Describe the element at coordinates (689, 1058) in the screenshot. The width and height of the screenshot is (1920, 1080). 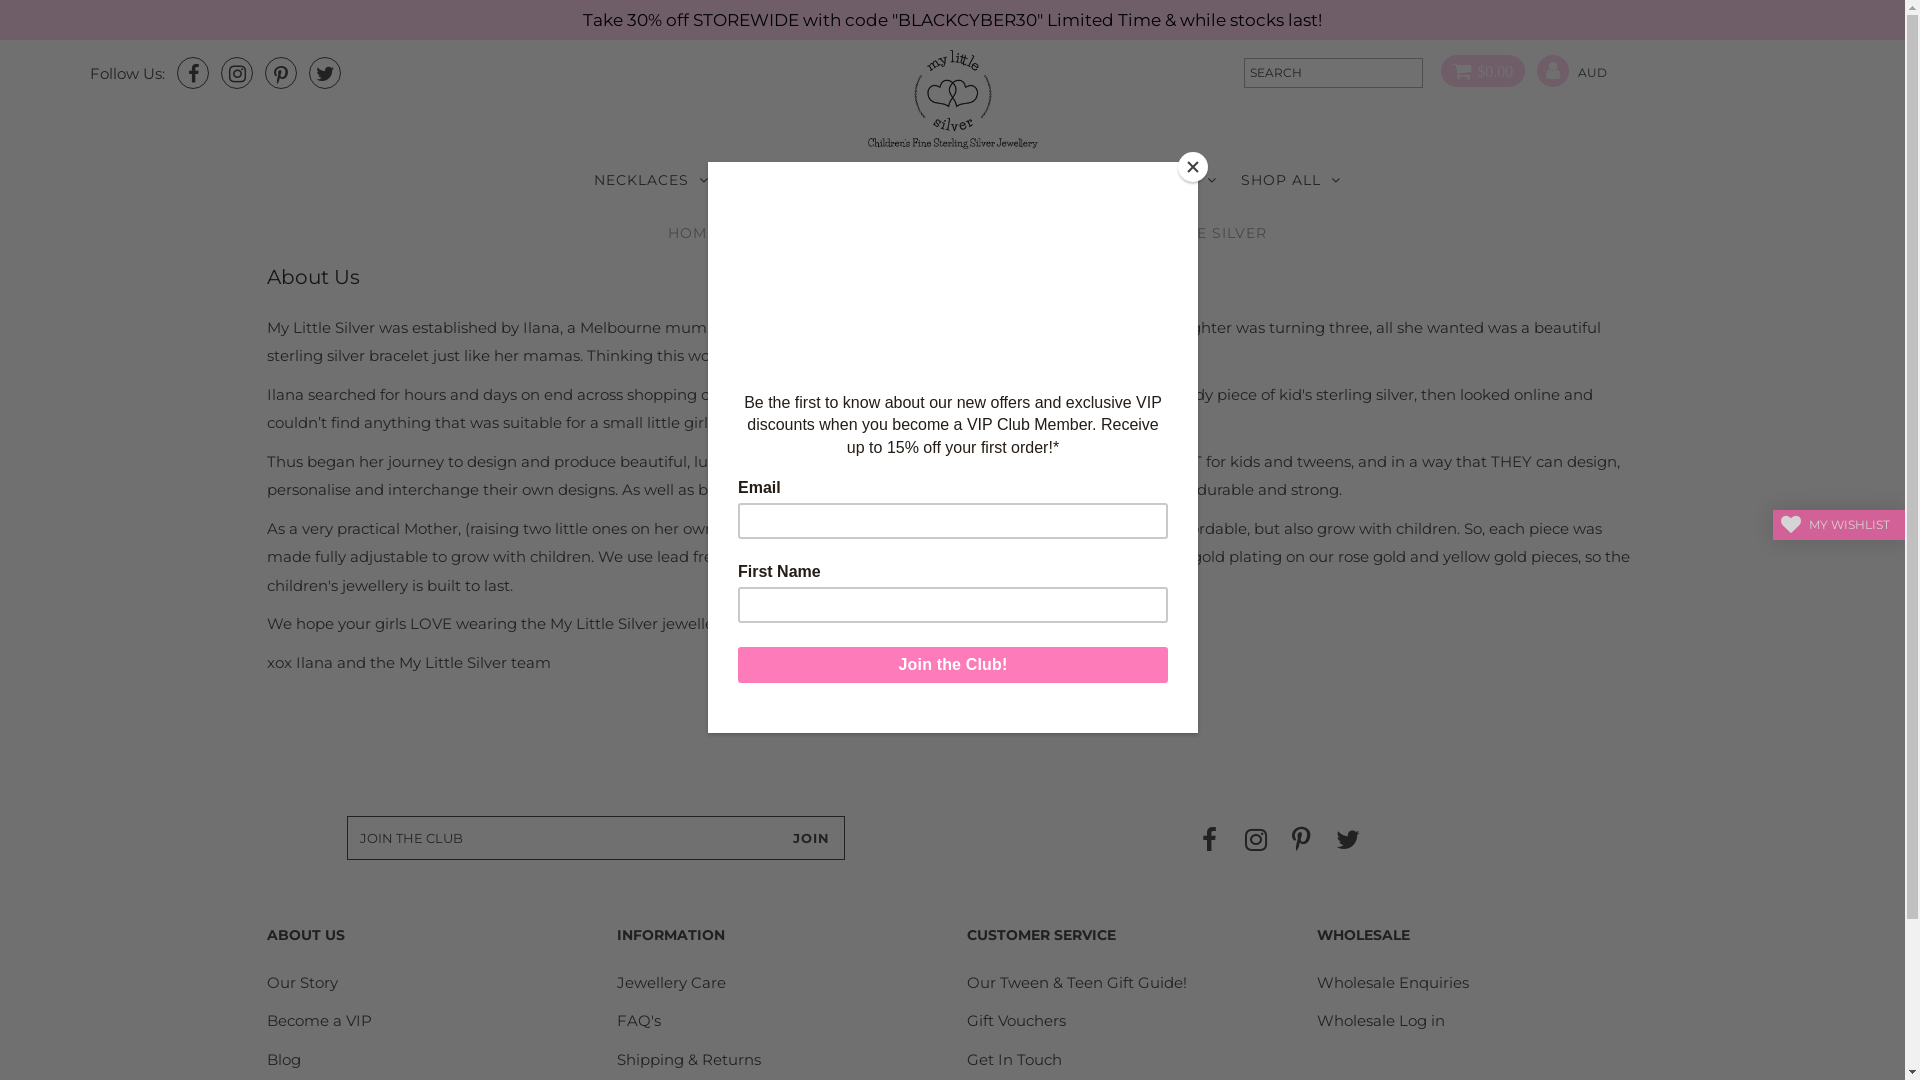
I see `'Shipping & Returns'` at that location.